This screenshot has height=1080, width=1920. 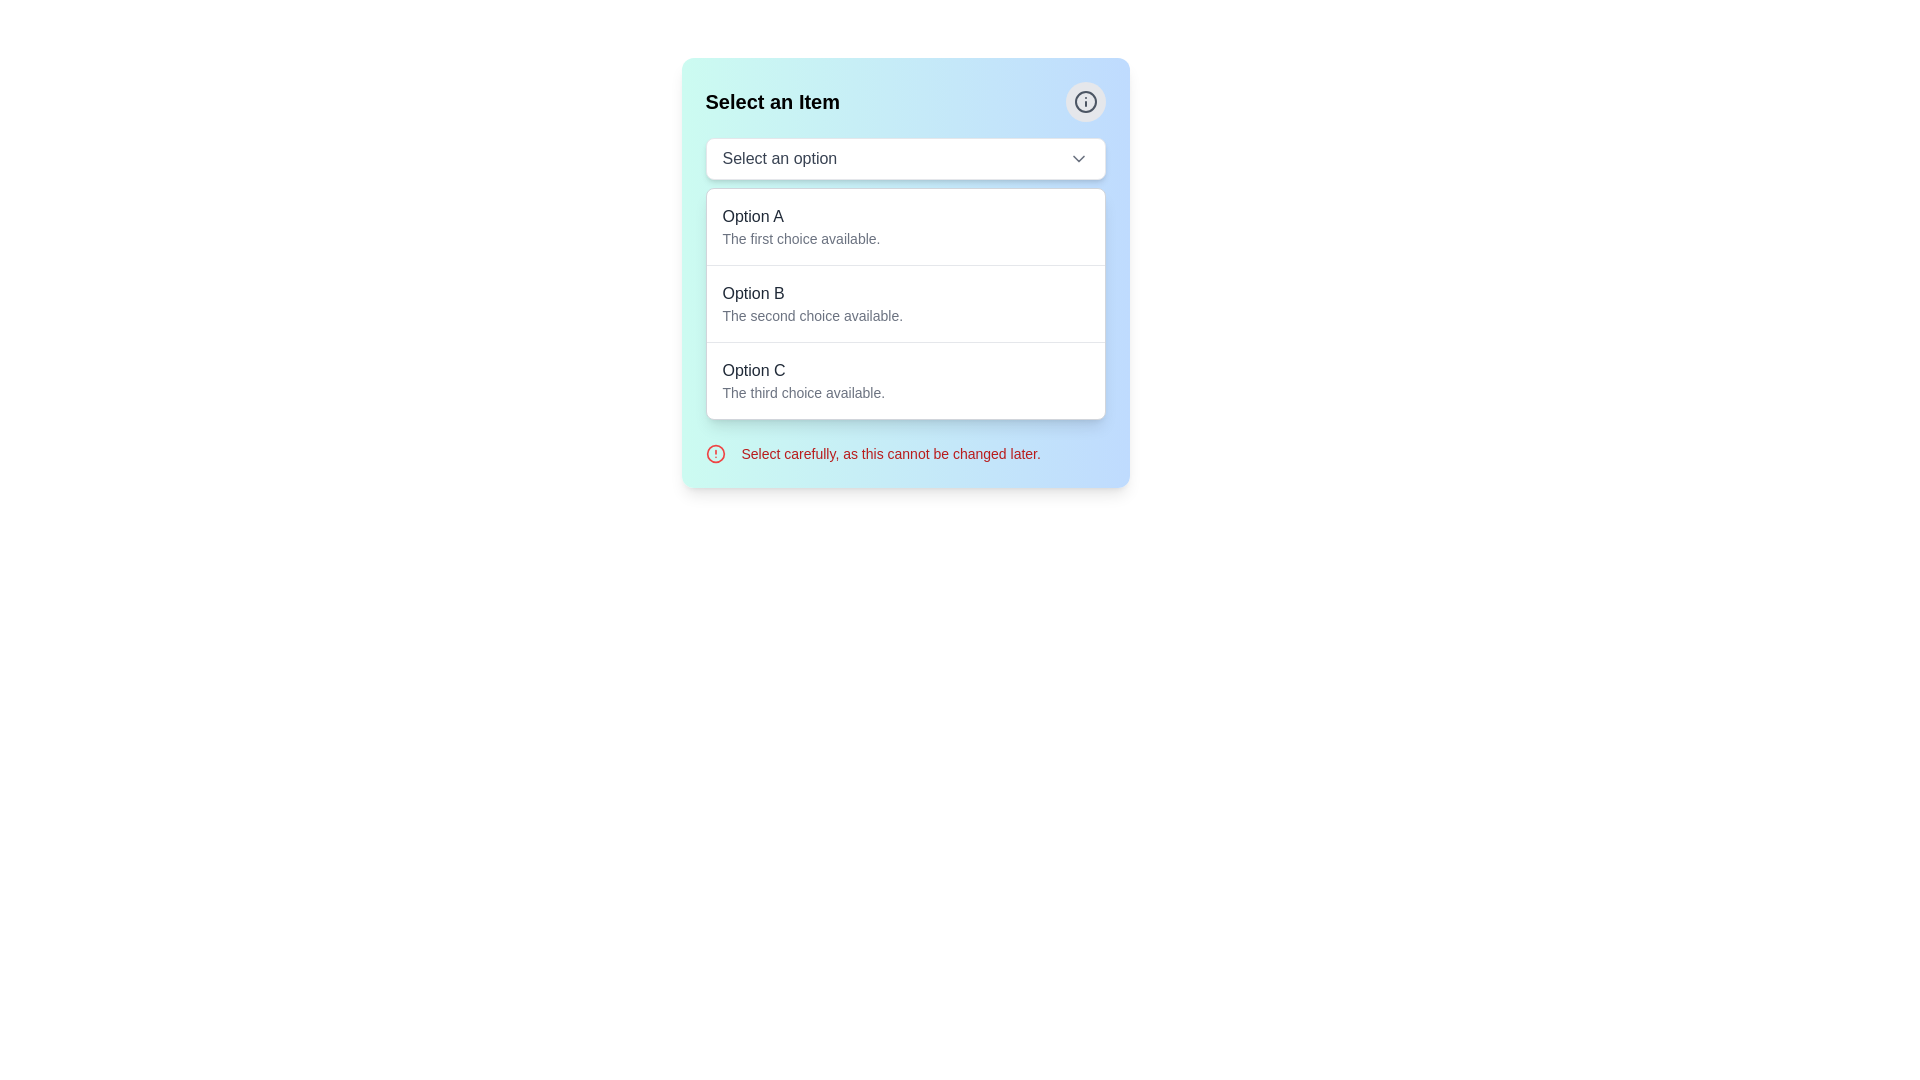 I want to click on the third selectable option in the dropdown list, so click(x=904, y=380).